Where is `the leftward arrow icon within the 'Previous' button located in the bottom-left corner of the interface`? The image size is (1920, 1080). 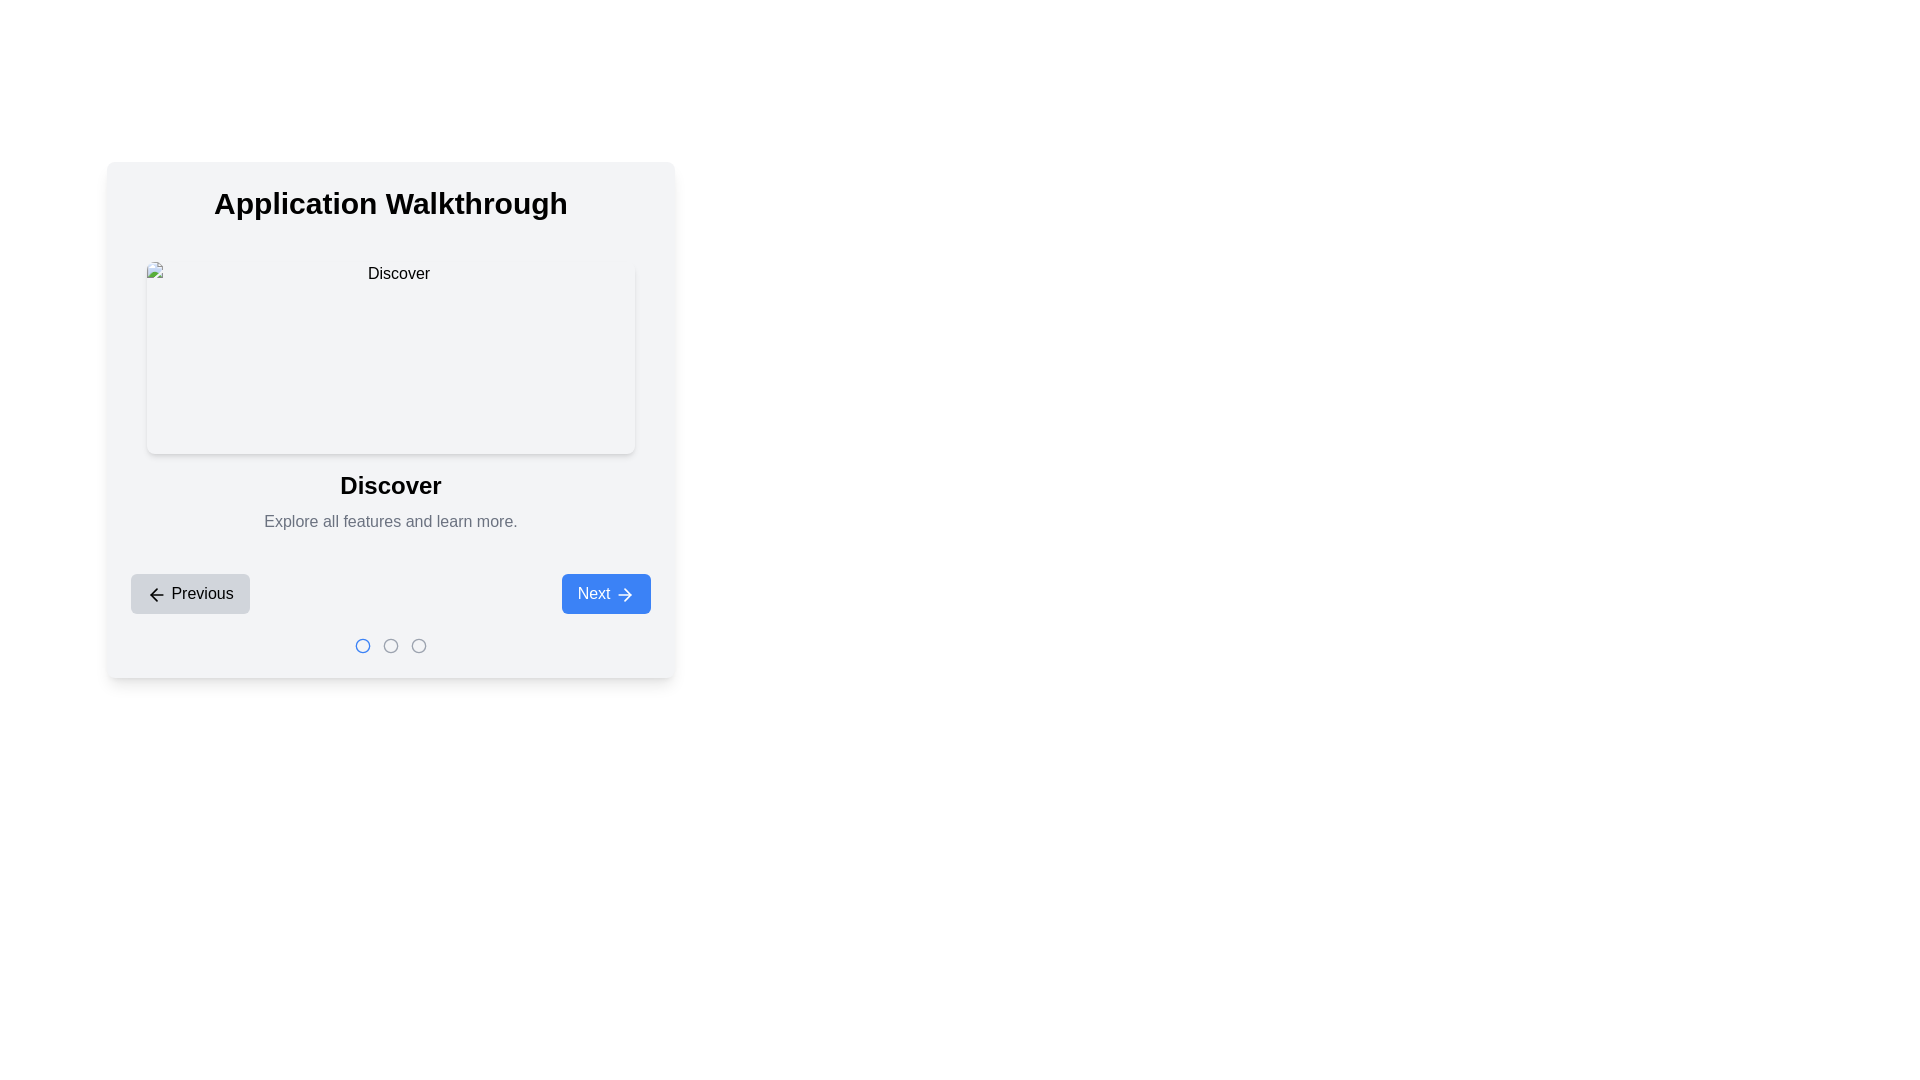
the leftward arrow icon within the 'Previous' button located in the bottom-left corner of the interface is located at coordinates (156, 593).